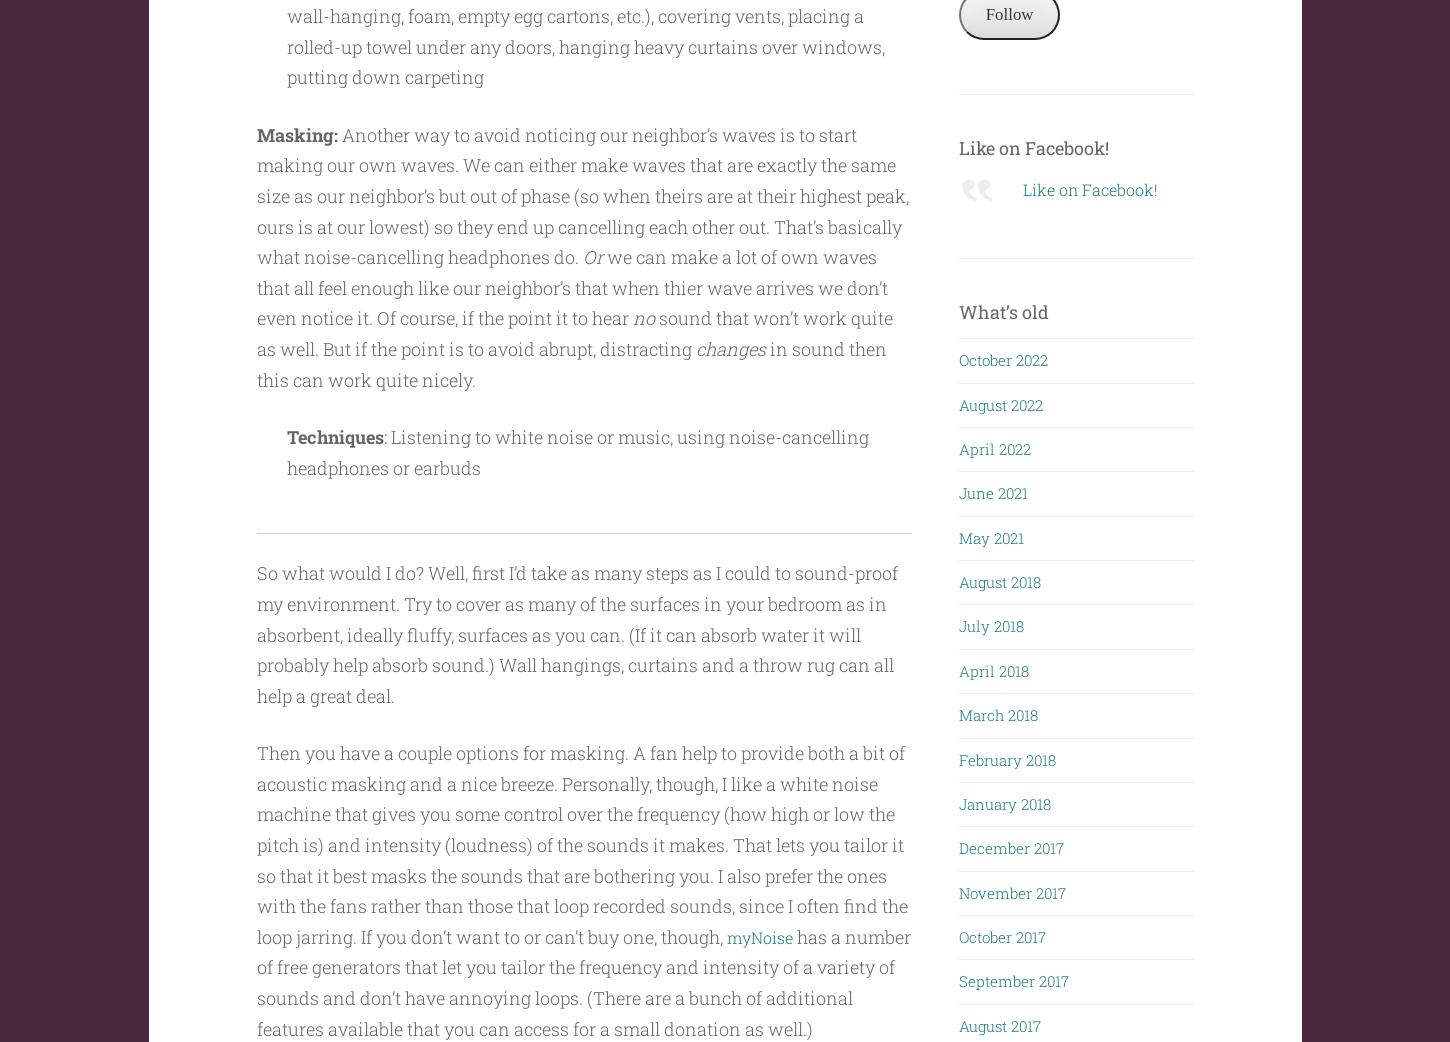 The height and width of the screenshot is (1042, 1450). Describe the element at coordinates (762, 935) in the screenshot. I see `'myNoise'` at that location.